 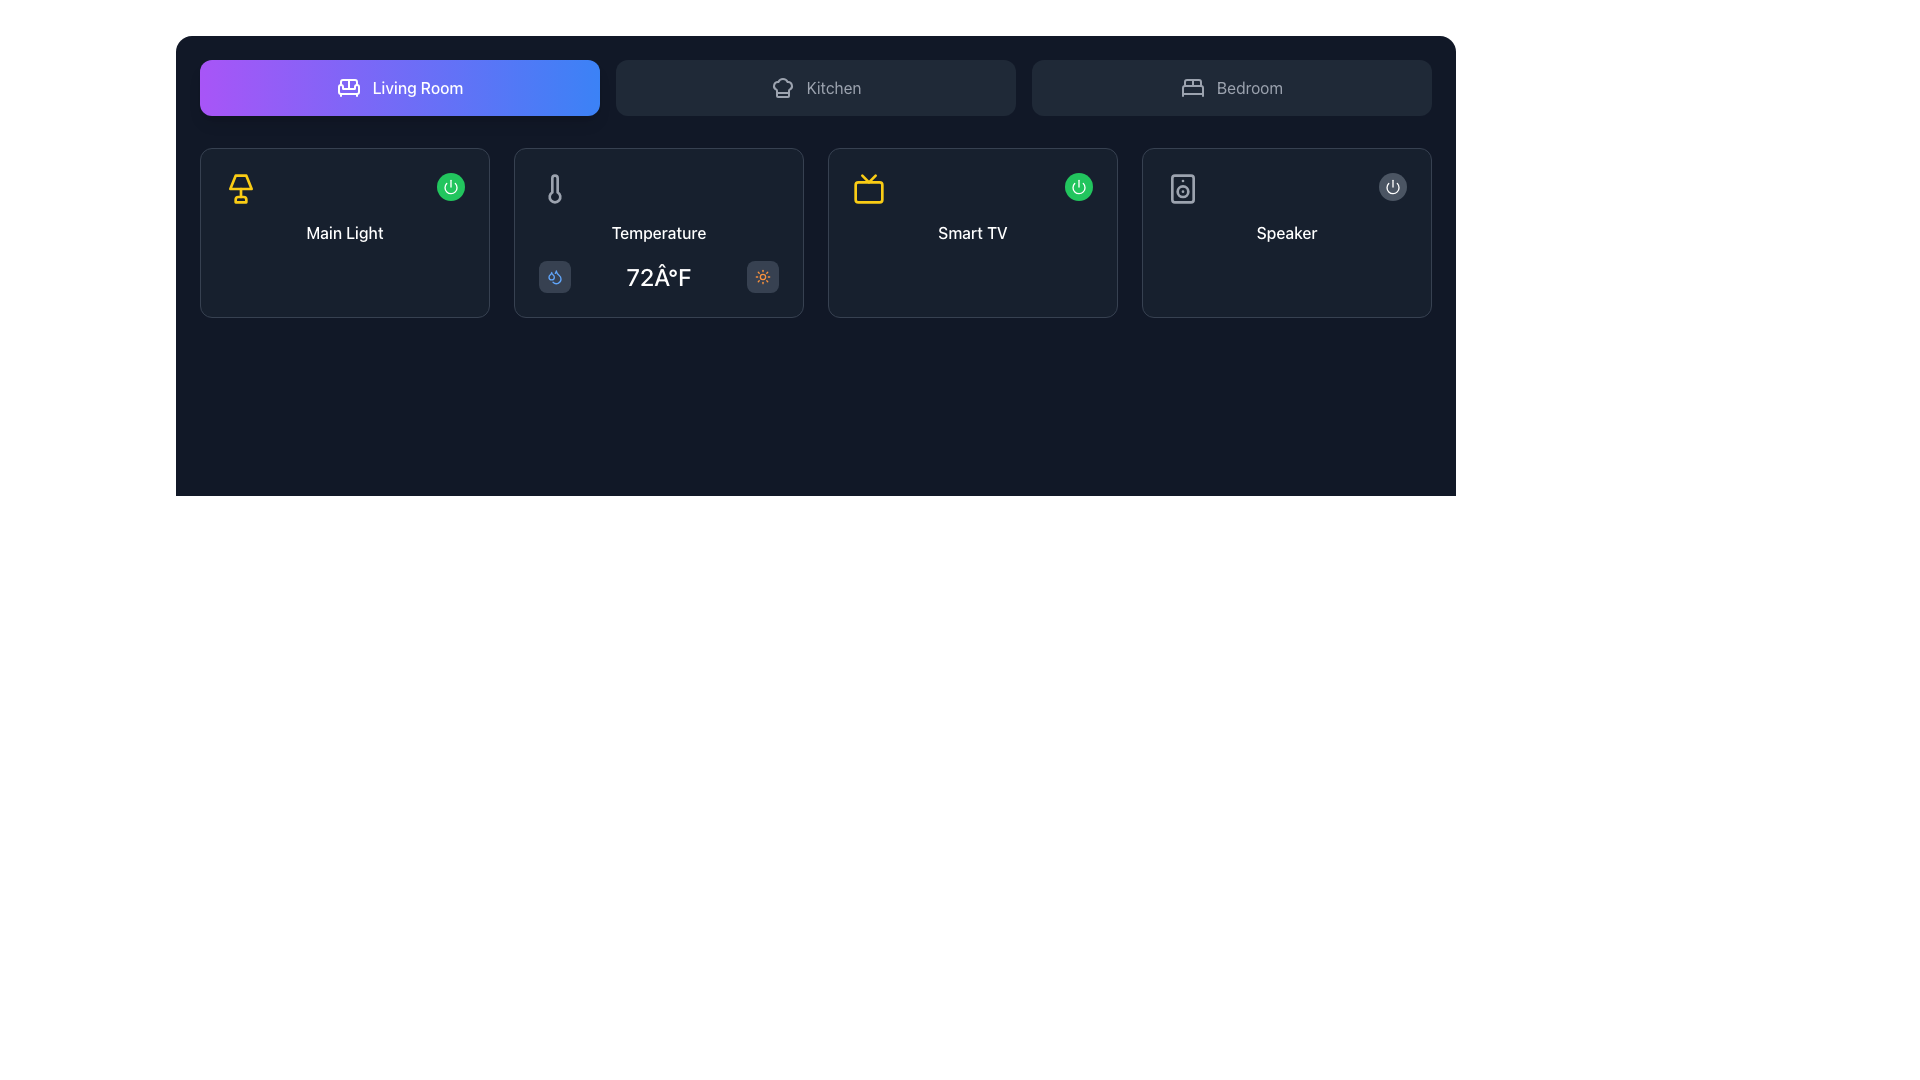 I want to click on the sofa icon located in the top-left area of the interface, which represents the 'Living Room' section, so click(x=348, y=88).